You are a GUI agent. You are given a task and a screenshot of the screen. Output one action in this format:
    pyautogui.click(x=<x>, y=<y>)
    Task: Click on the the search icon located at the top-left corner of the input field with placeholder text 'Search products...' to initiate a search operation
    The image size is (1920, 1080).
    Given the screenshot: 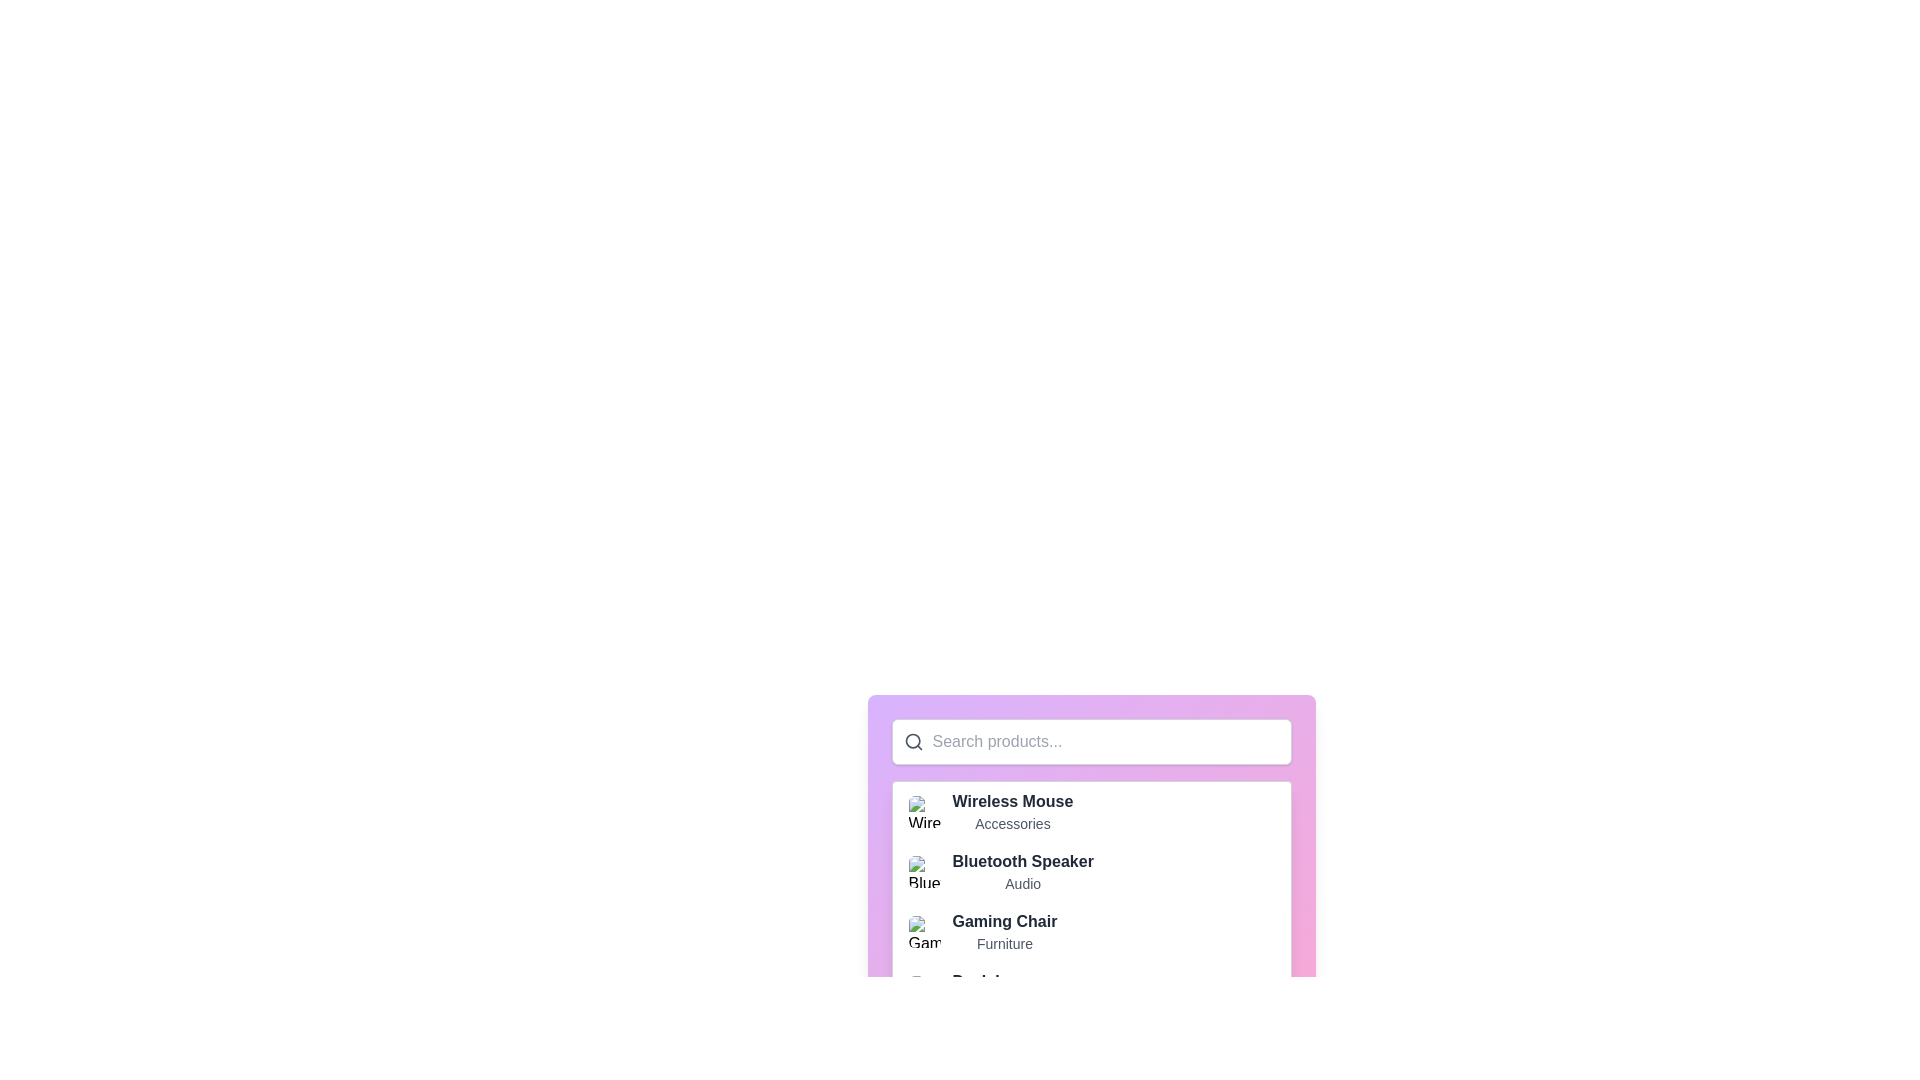 What is the action you would take?
    pyautogui.click(x=912, y=741)
    